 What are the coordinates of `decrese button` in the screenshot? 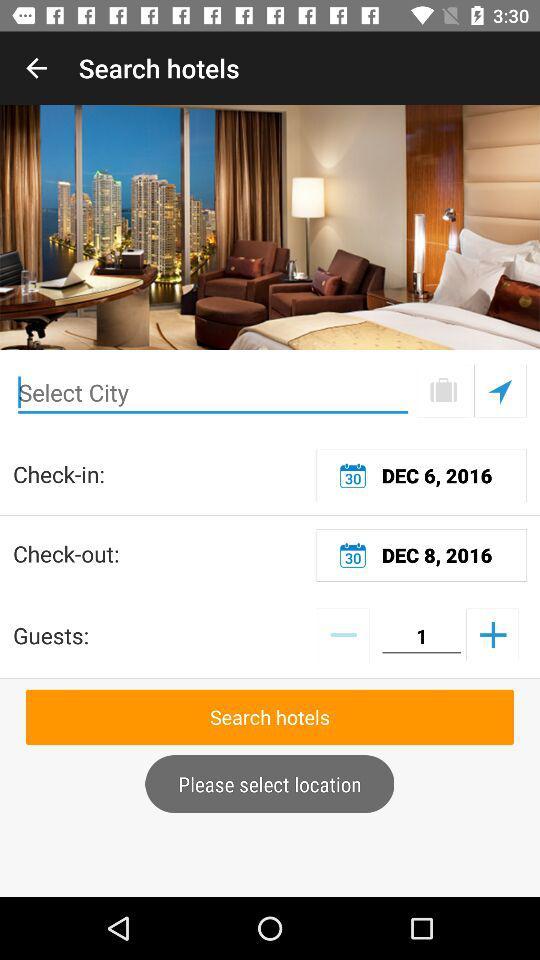 It's located at (342, 633).